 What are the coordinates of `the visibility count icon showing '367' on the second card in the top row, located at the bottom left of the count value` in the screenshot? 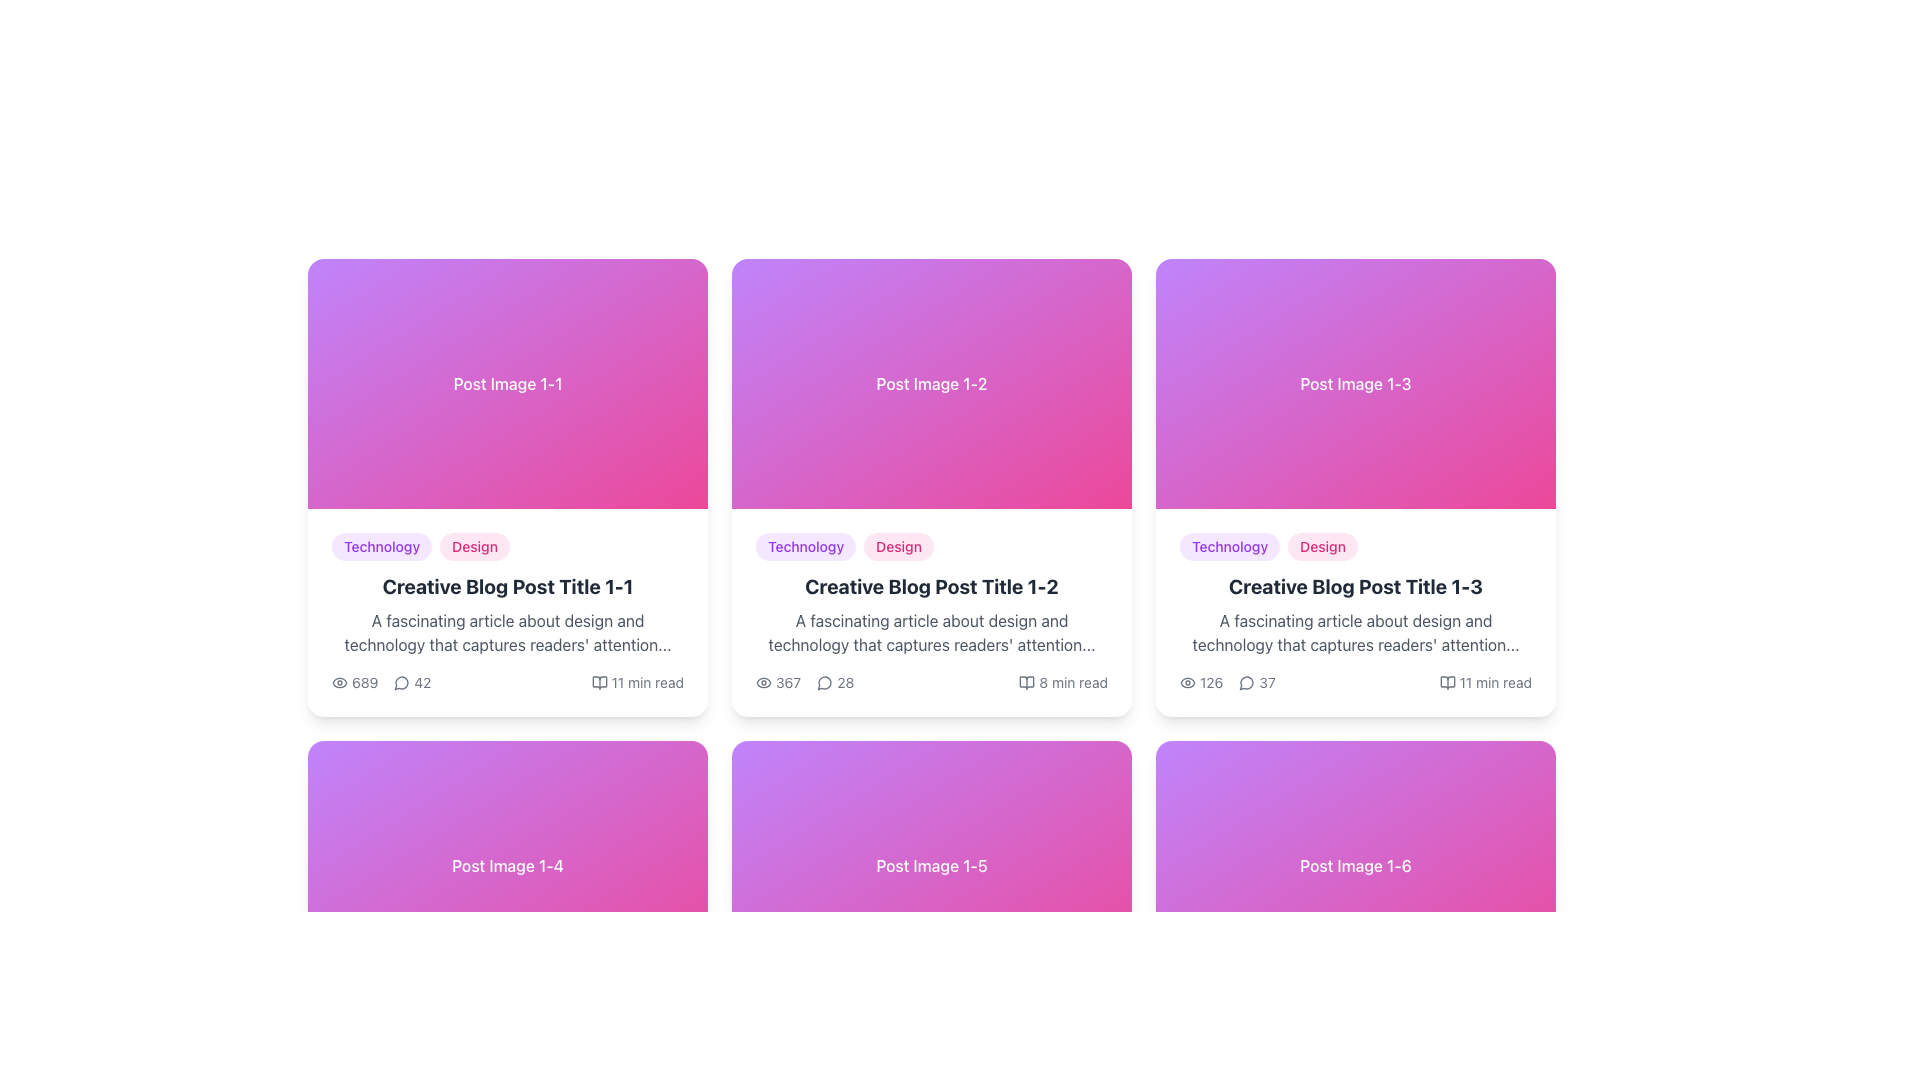 It's located at (762, 681).